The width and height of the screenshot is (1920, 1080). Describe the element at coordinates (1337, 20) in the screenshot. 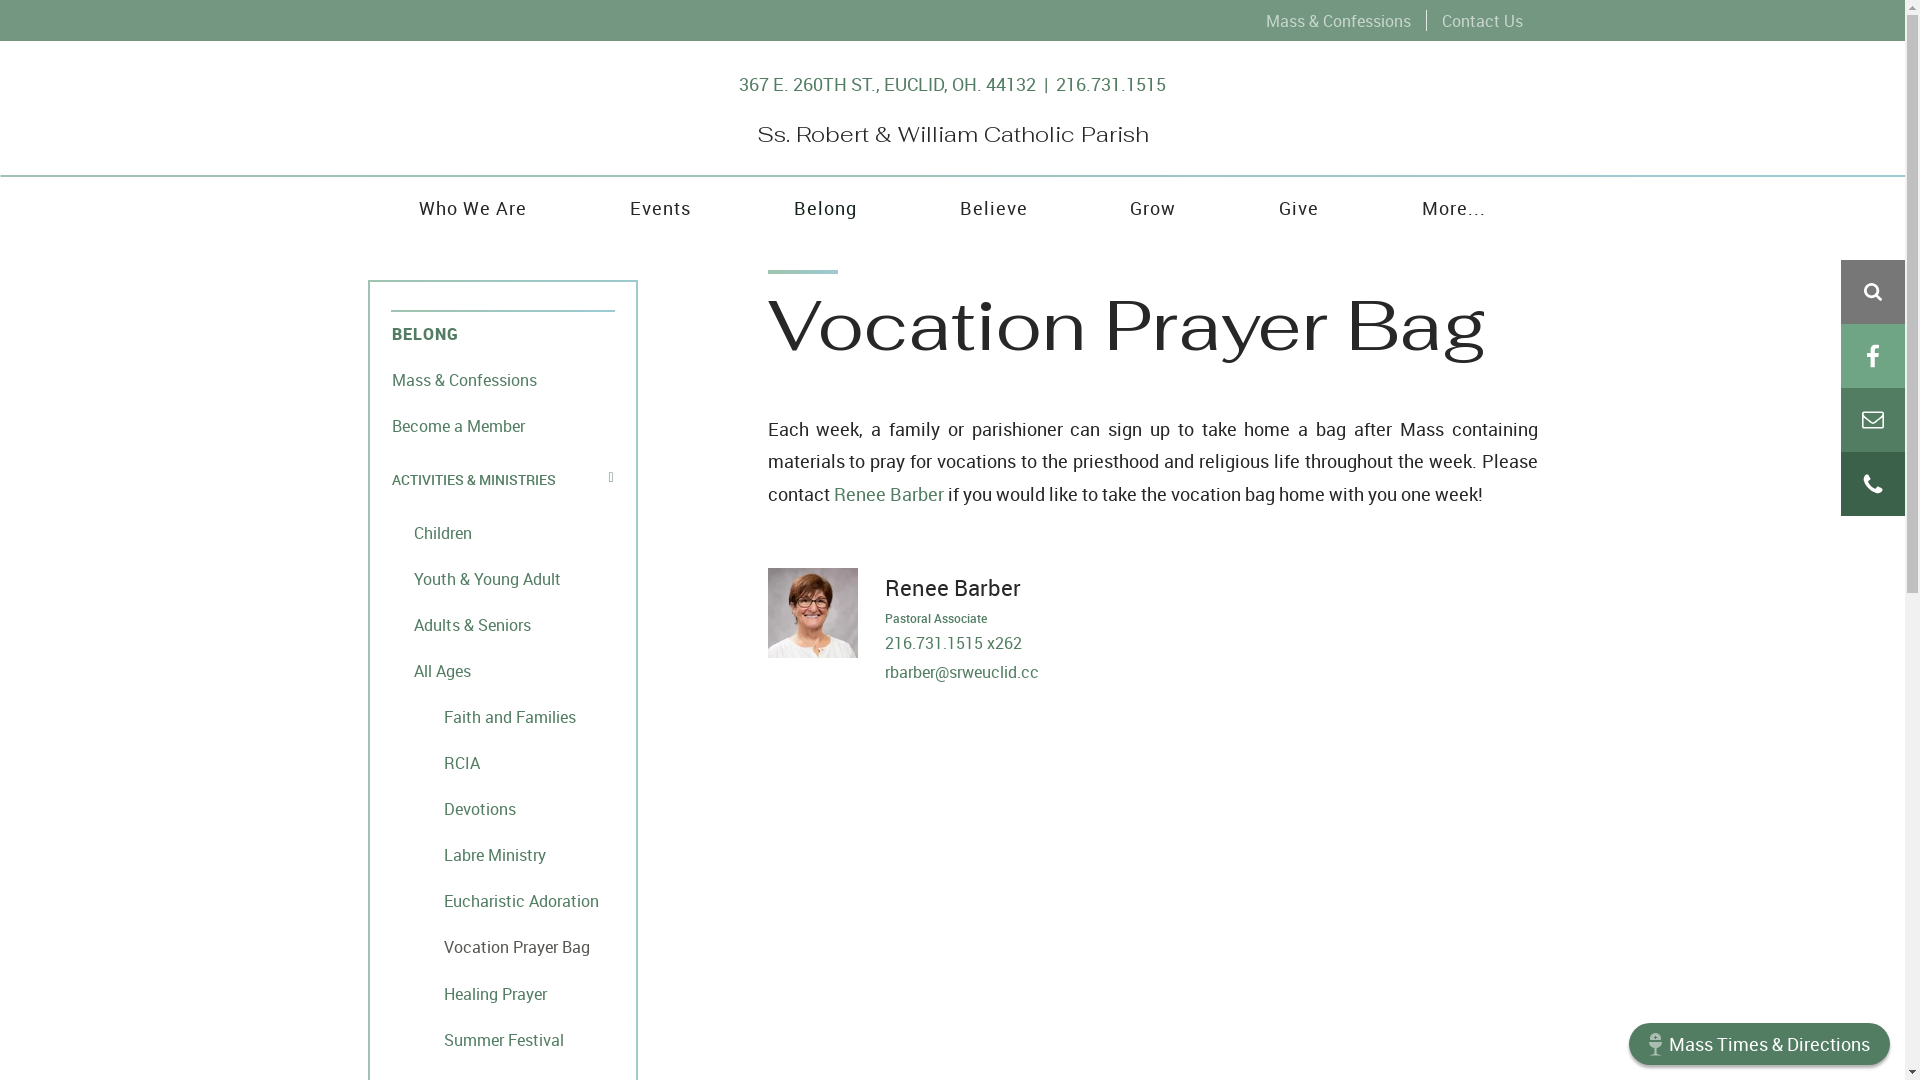

I see `'Mass & Confessions'` at that location.